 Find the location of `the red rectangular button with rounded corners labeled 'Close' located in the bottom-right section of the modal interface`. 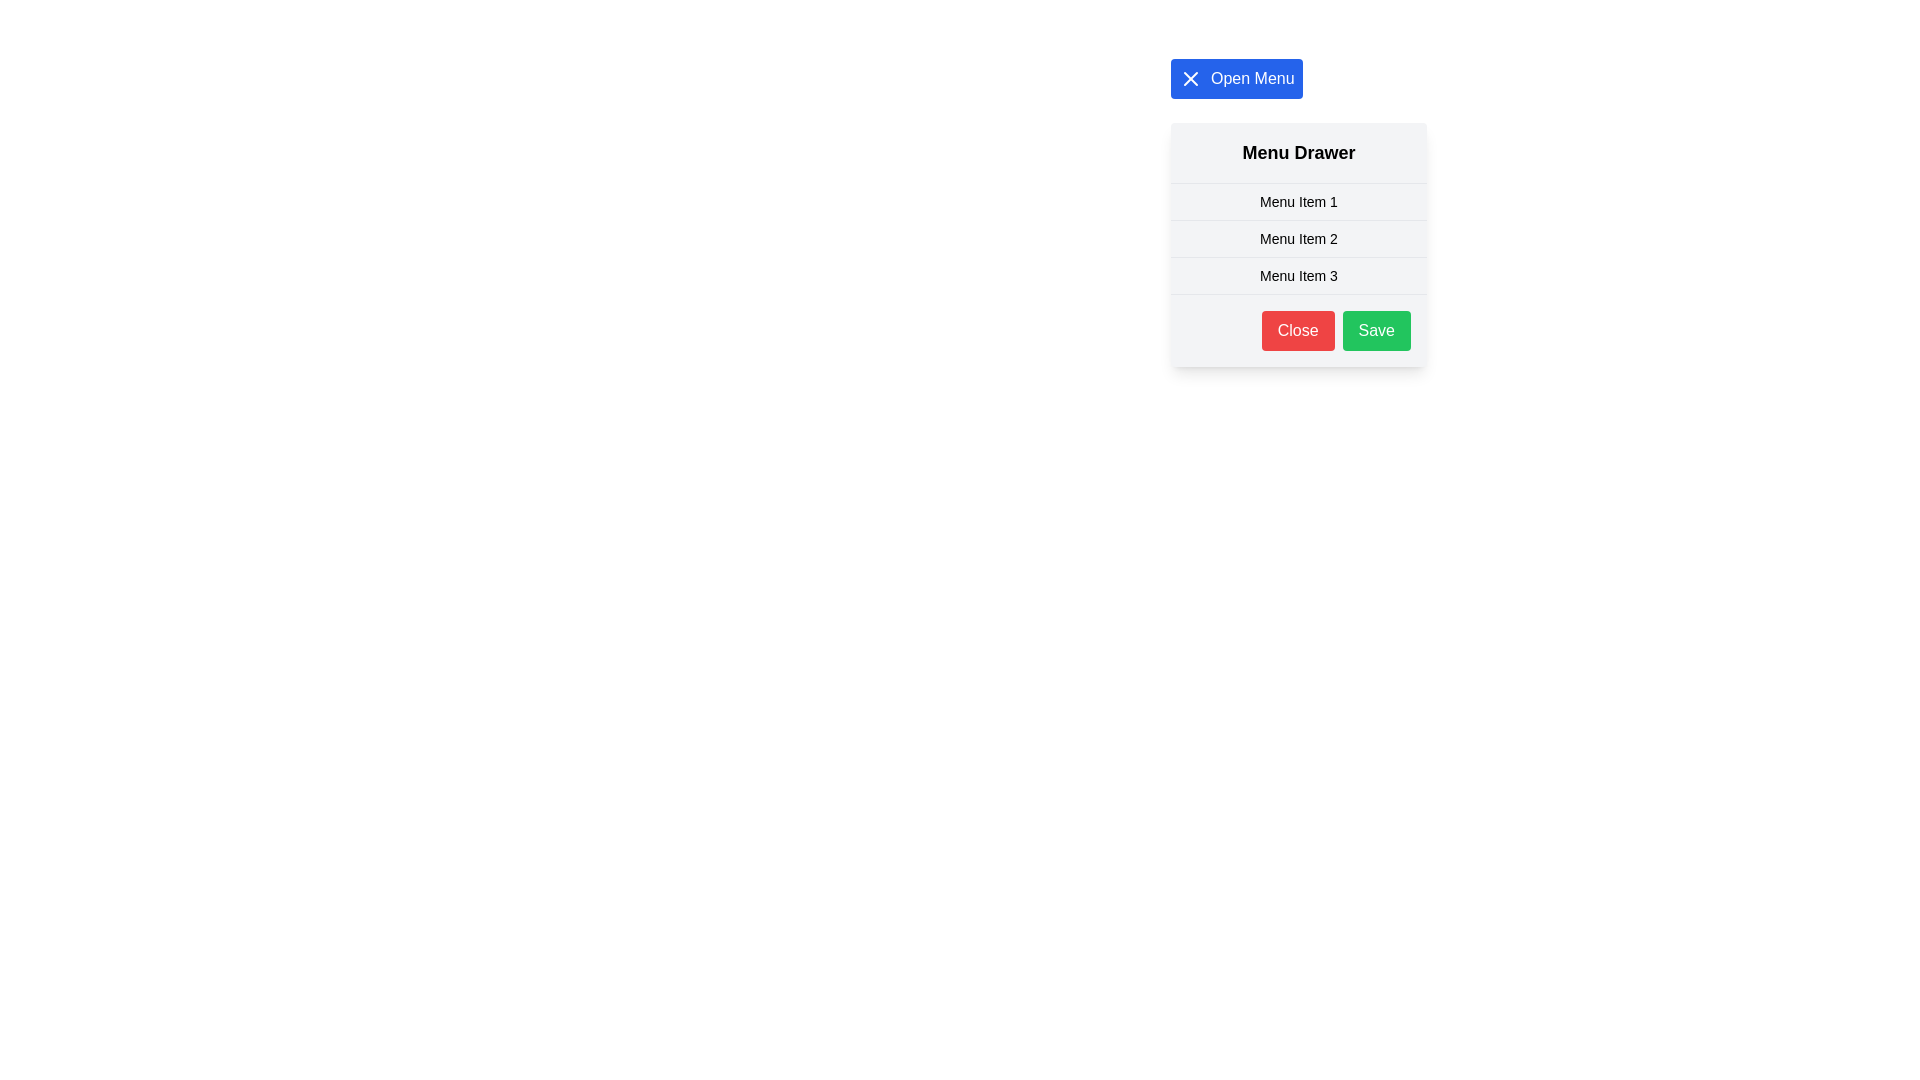

the red rectangular button with rounded corners labeled 'Close' located in the bottom-right section of the modal interface is located at coordinates (1298, 330).